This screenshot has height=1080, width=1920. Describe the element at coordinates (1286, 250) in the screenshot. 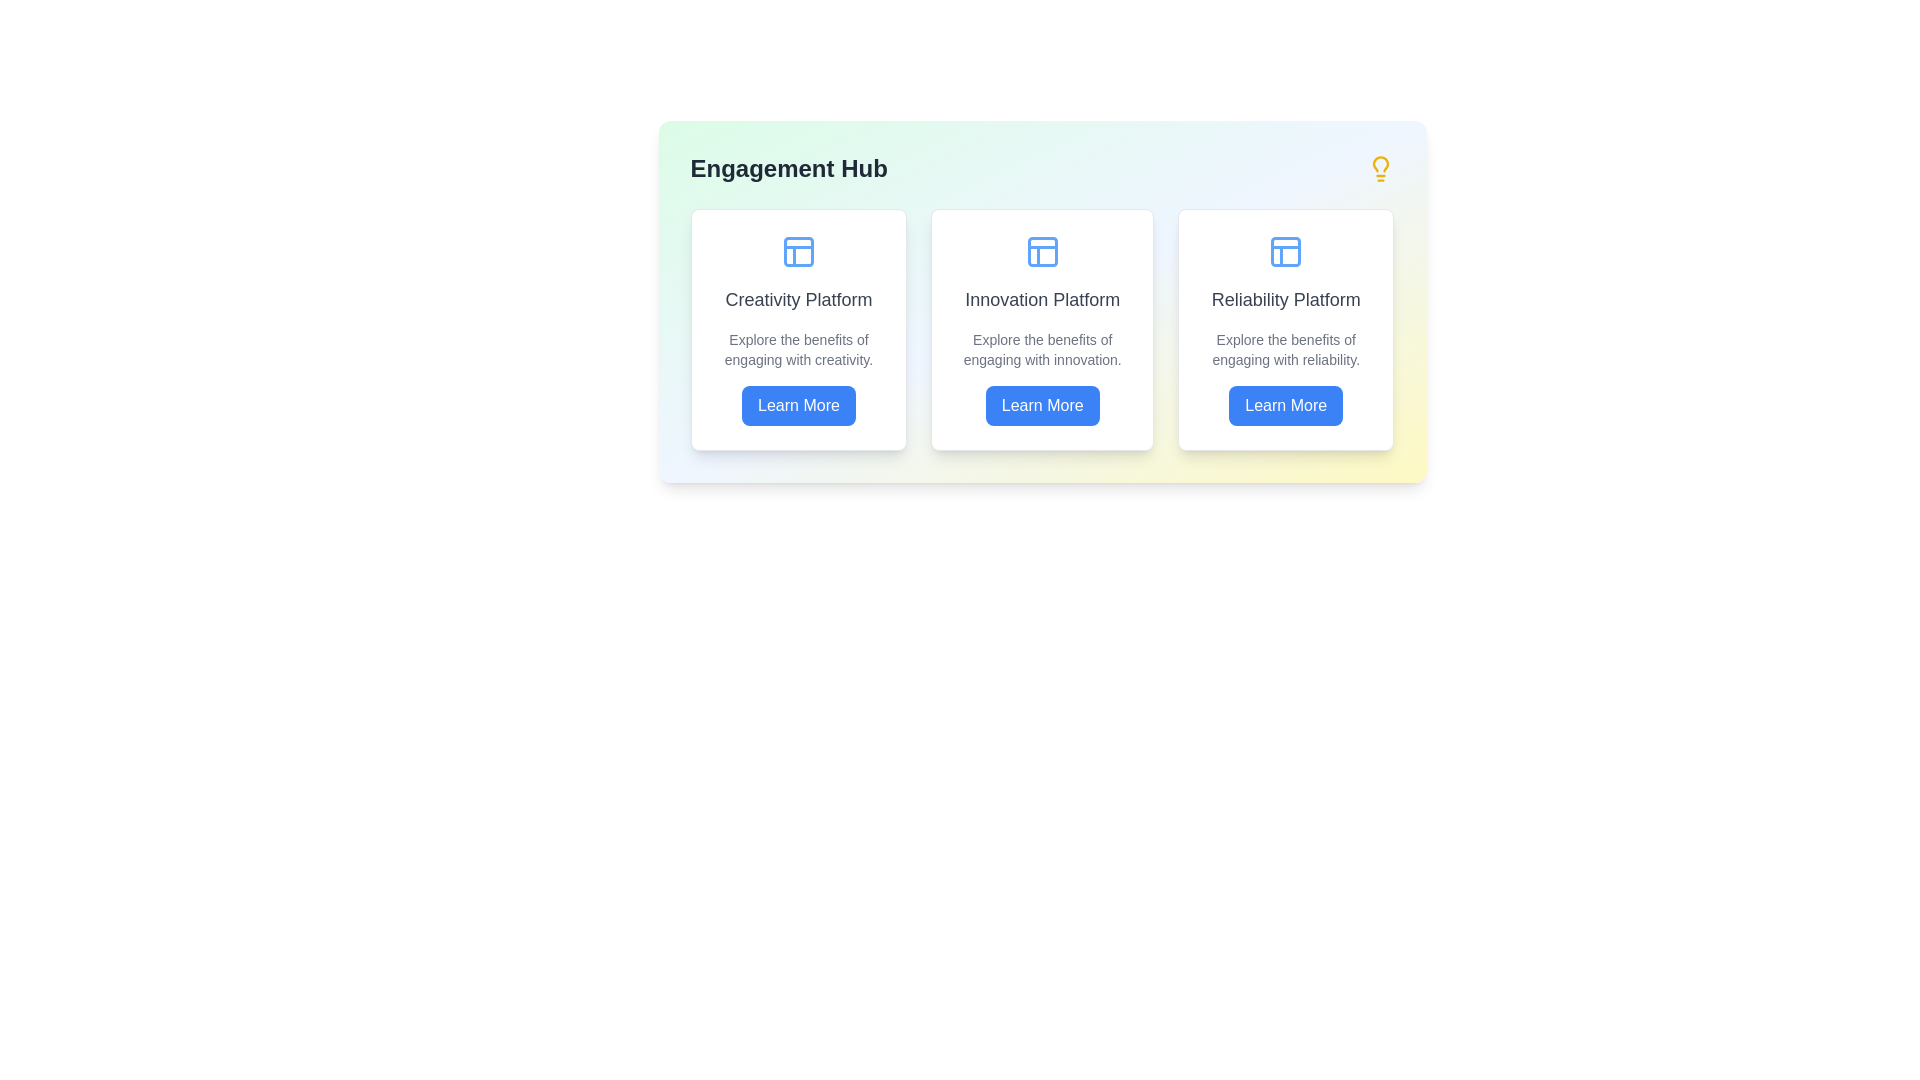

I see `the small rounded rectangle with a blue border located at the center of the panel graphic icon within the 'Reliability Platform' card in the 'Engagement Hub'` at that location.